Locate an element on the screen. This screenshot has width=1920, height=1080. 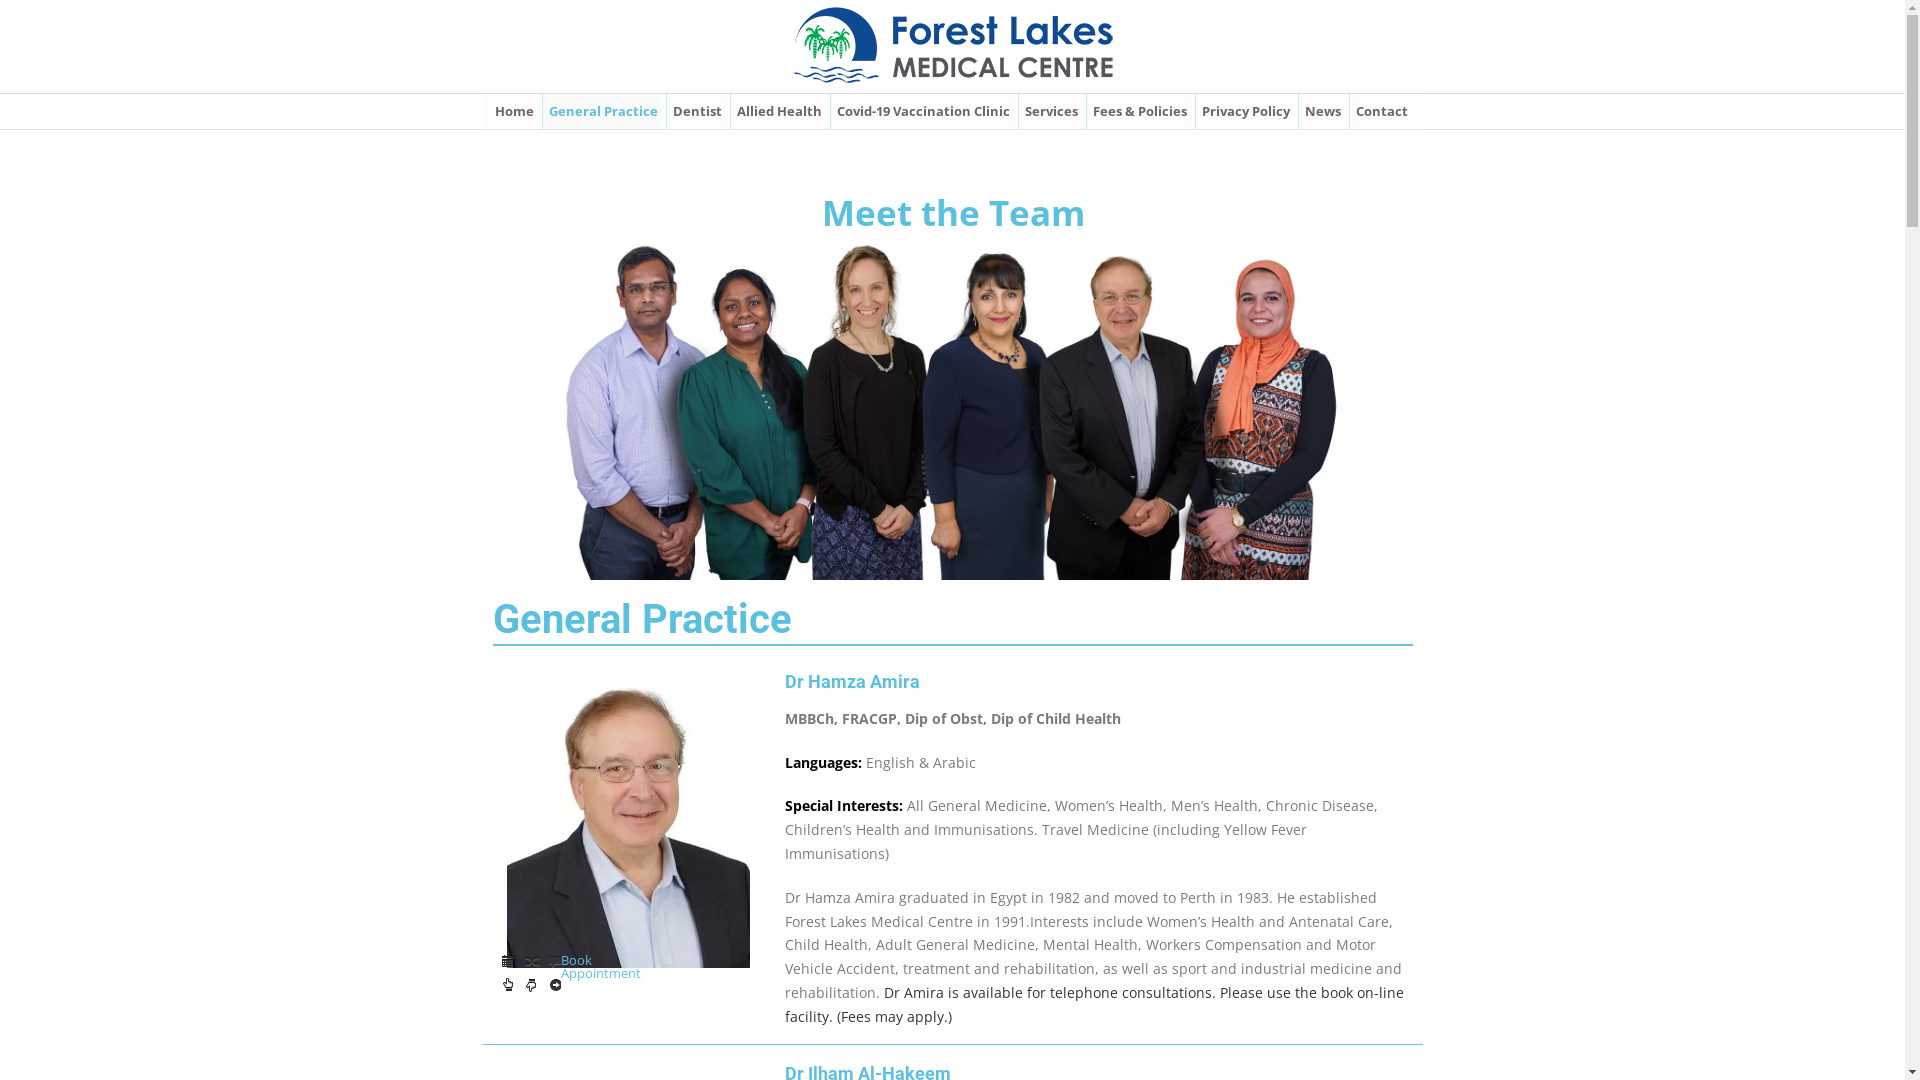
'Home' is located at coordinates (489, 111).